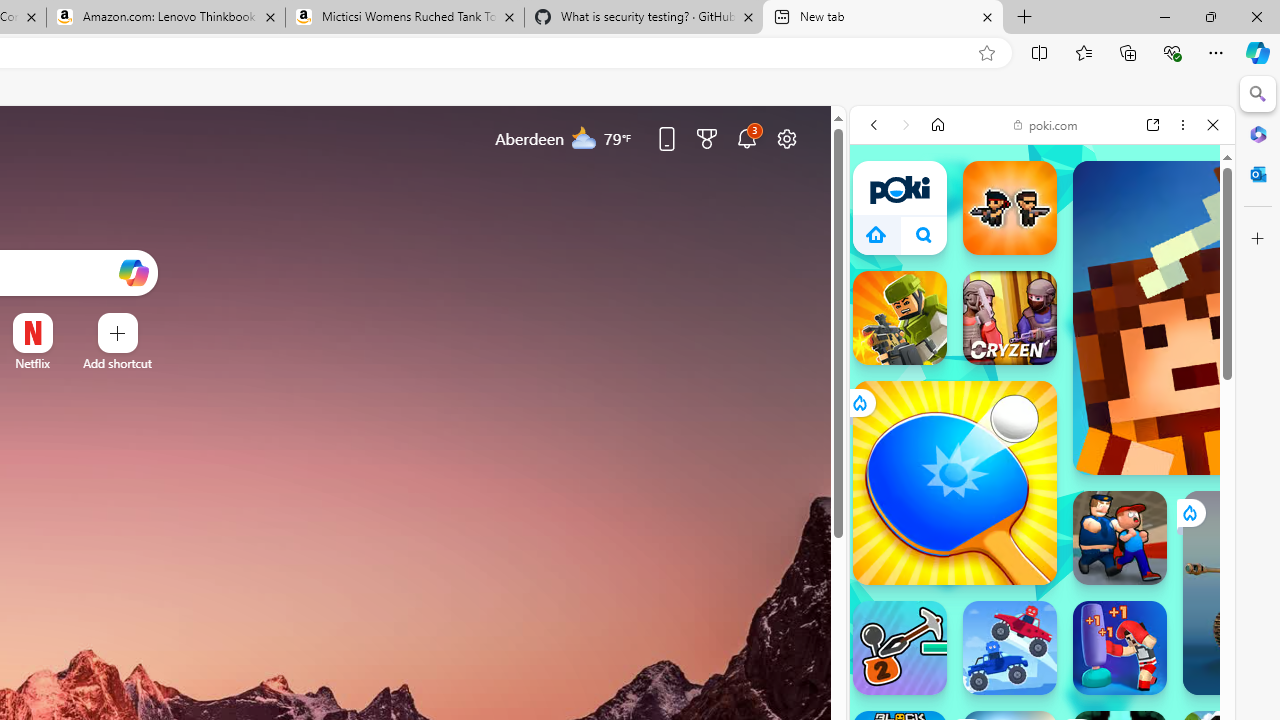 The image size is (1280, 720). Describe the element at coordinates (32, 363) in the screenshot. I see `'Netflix'` at that location.